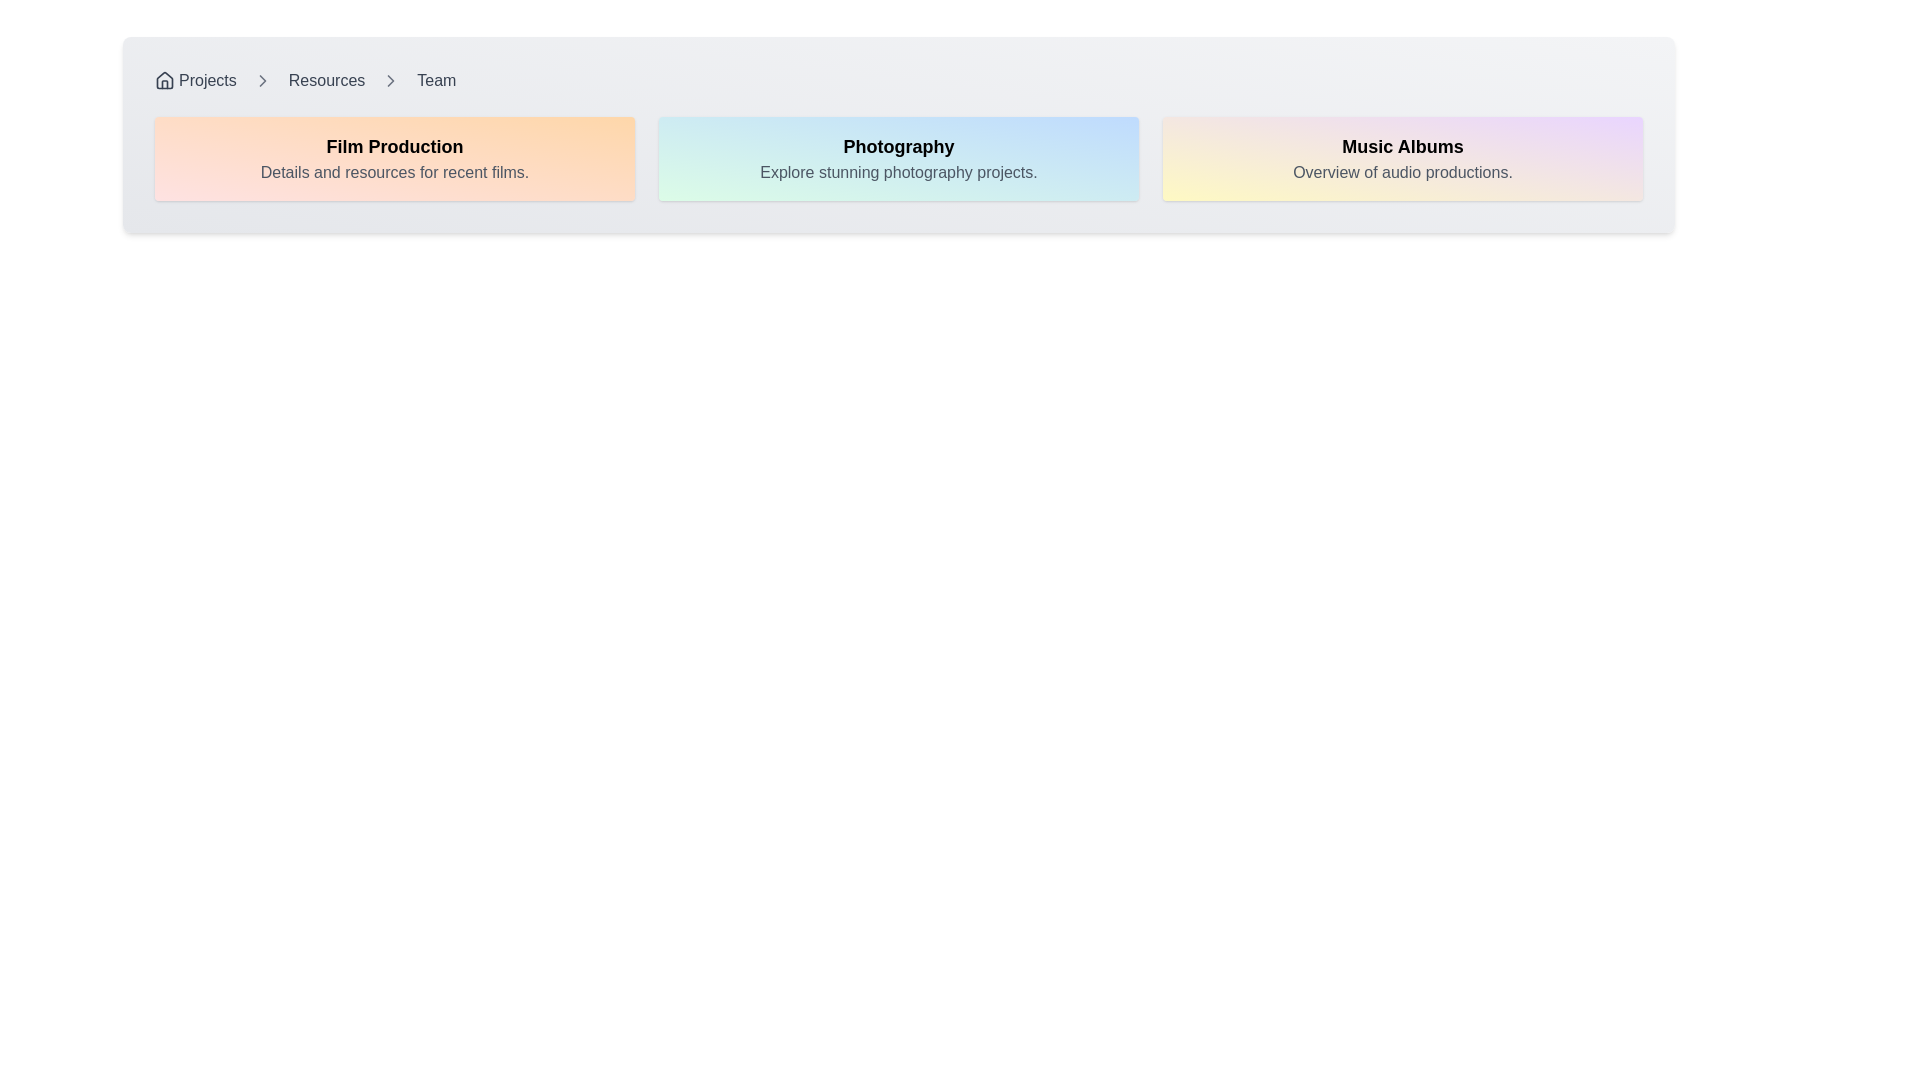 The image size is (1920, 1080). Describe the element at coordinates (261, 80) in the screenshot. I see `the Chevron icon located in the breadcrumb navigation between 'Resources' and 'Team' to indicate the current location and possible next steps in the hierarchy` at that location.